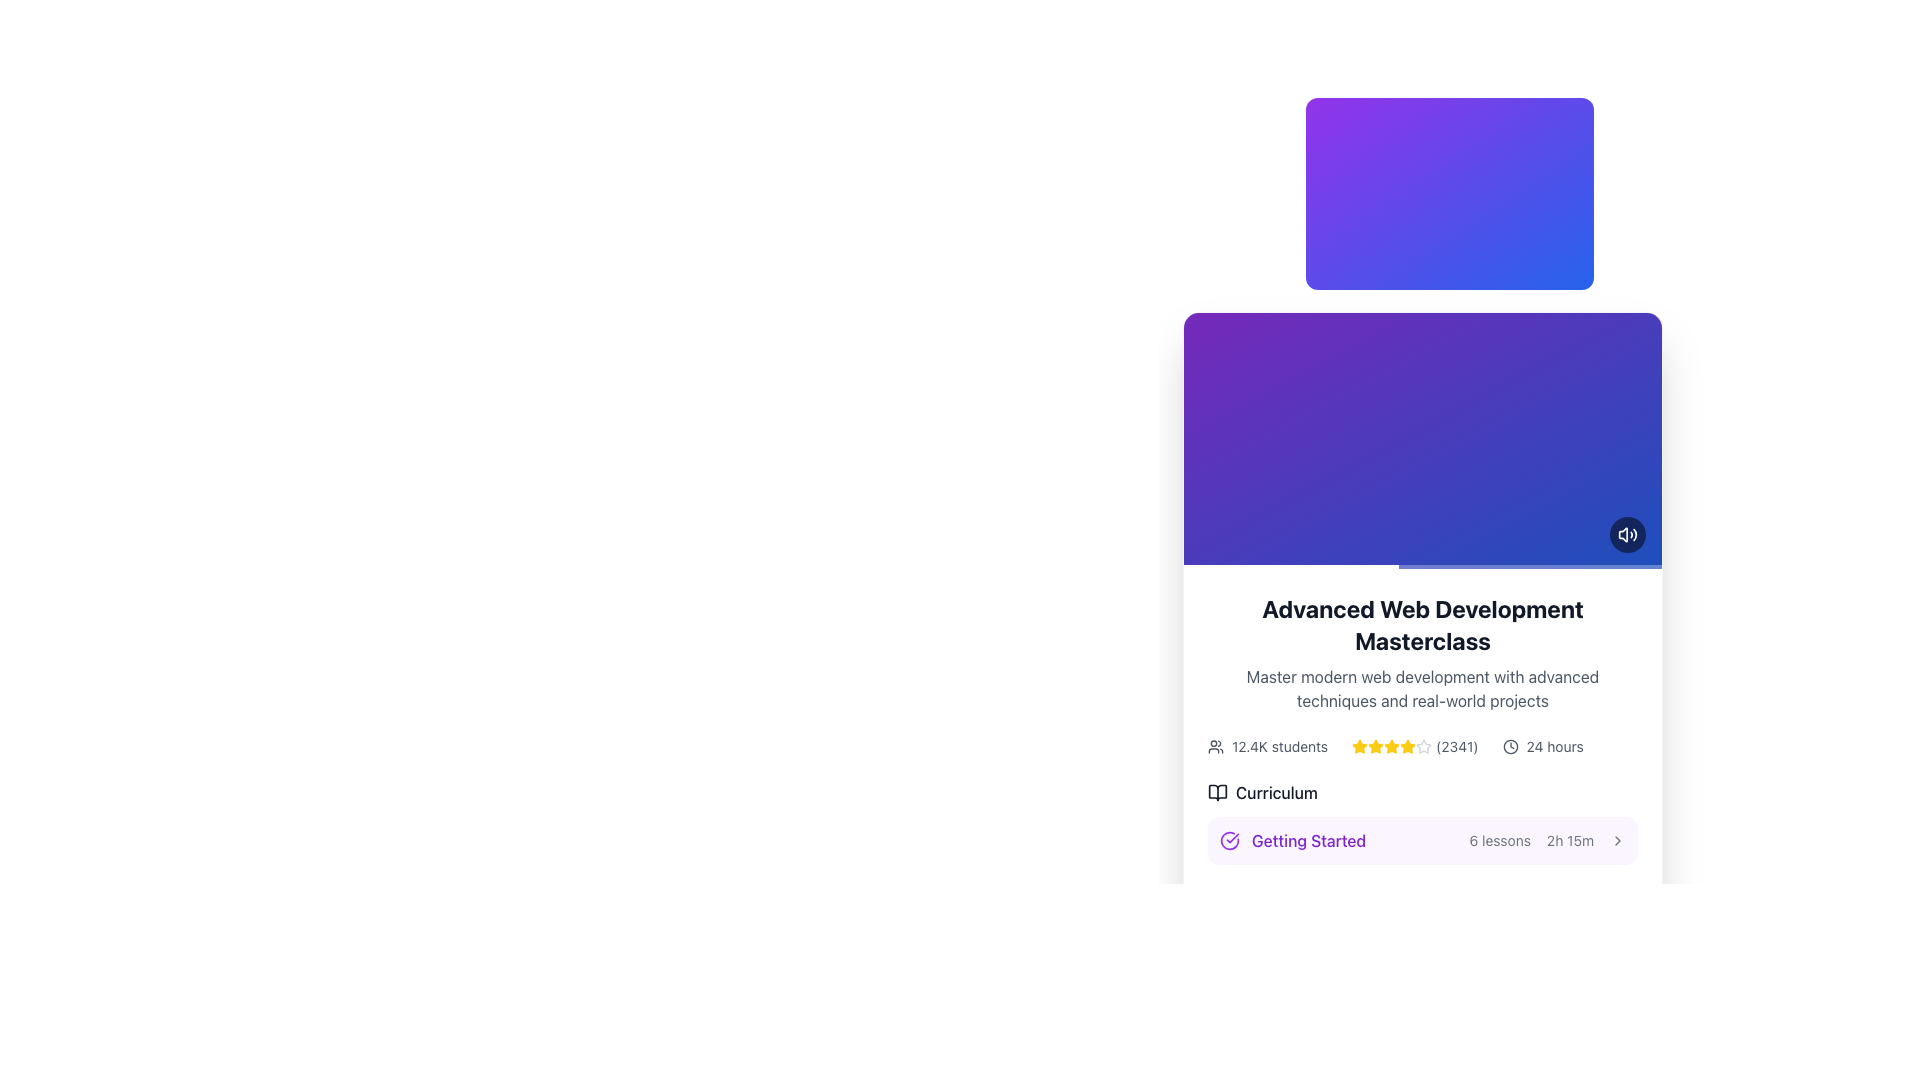  I want to click on text content of the purple-colored label that says 'Getting Started', which is located at the bottom of a course card, next to a circular checkmark icon, so click(1293, 840).